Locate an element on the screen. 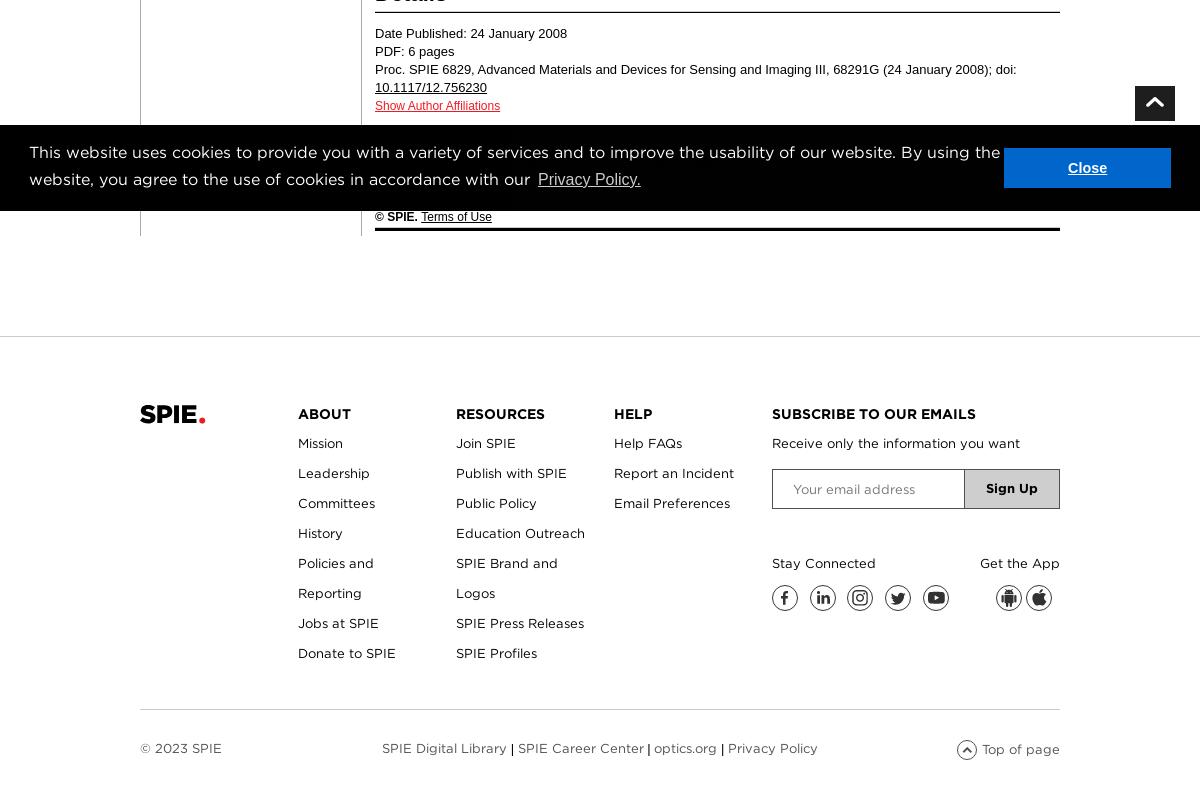  'Top of page' is located at coordinates (1020, 748).